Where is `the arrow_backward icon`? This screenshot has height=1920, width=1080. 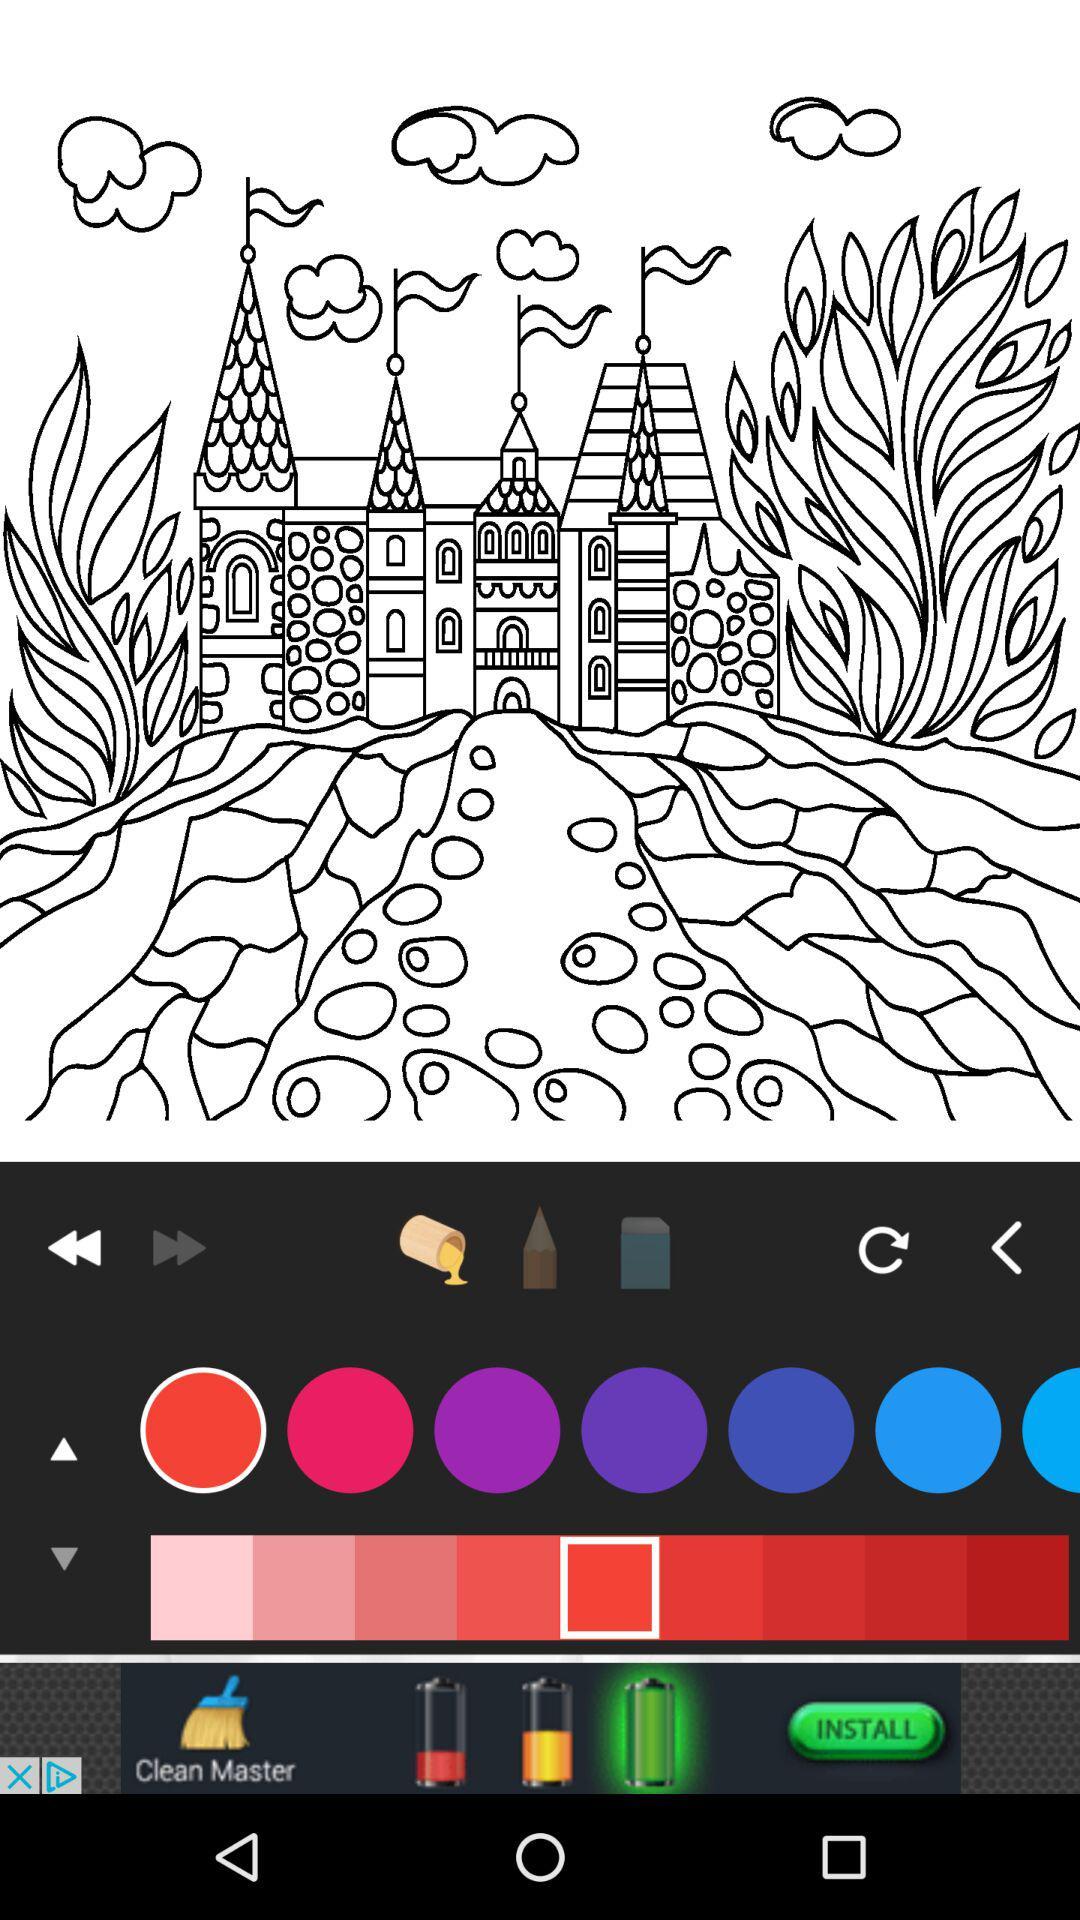
the arrow_backward icon is located at coordinates (1006, 1335).